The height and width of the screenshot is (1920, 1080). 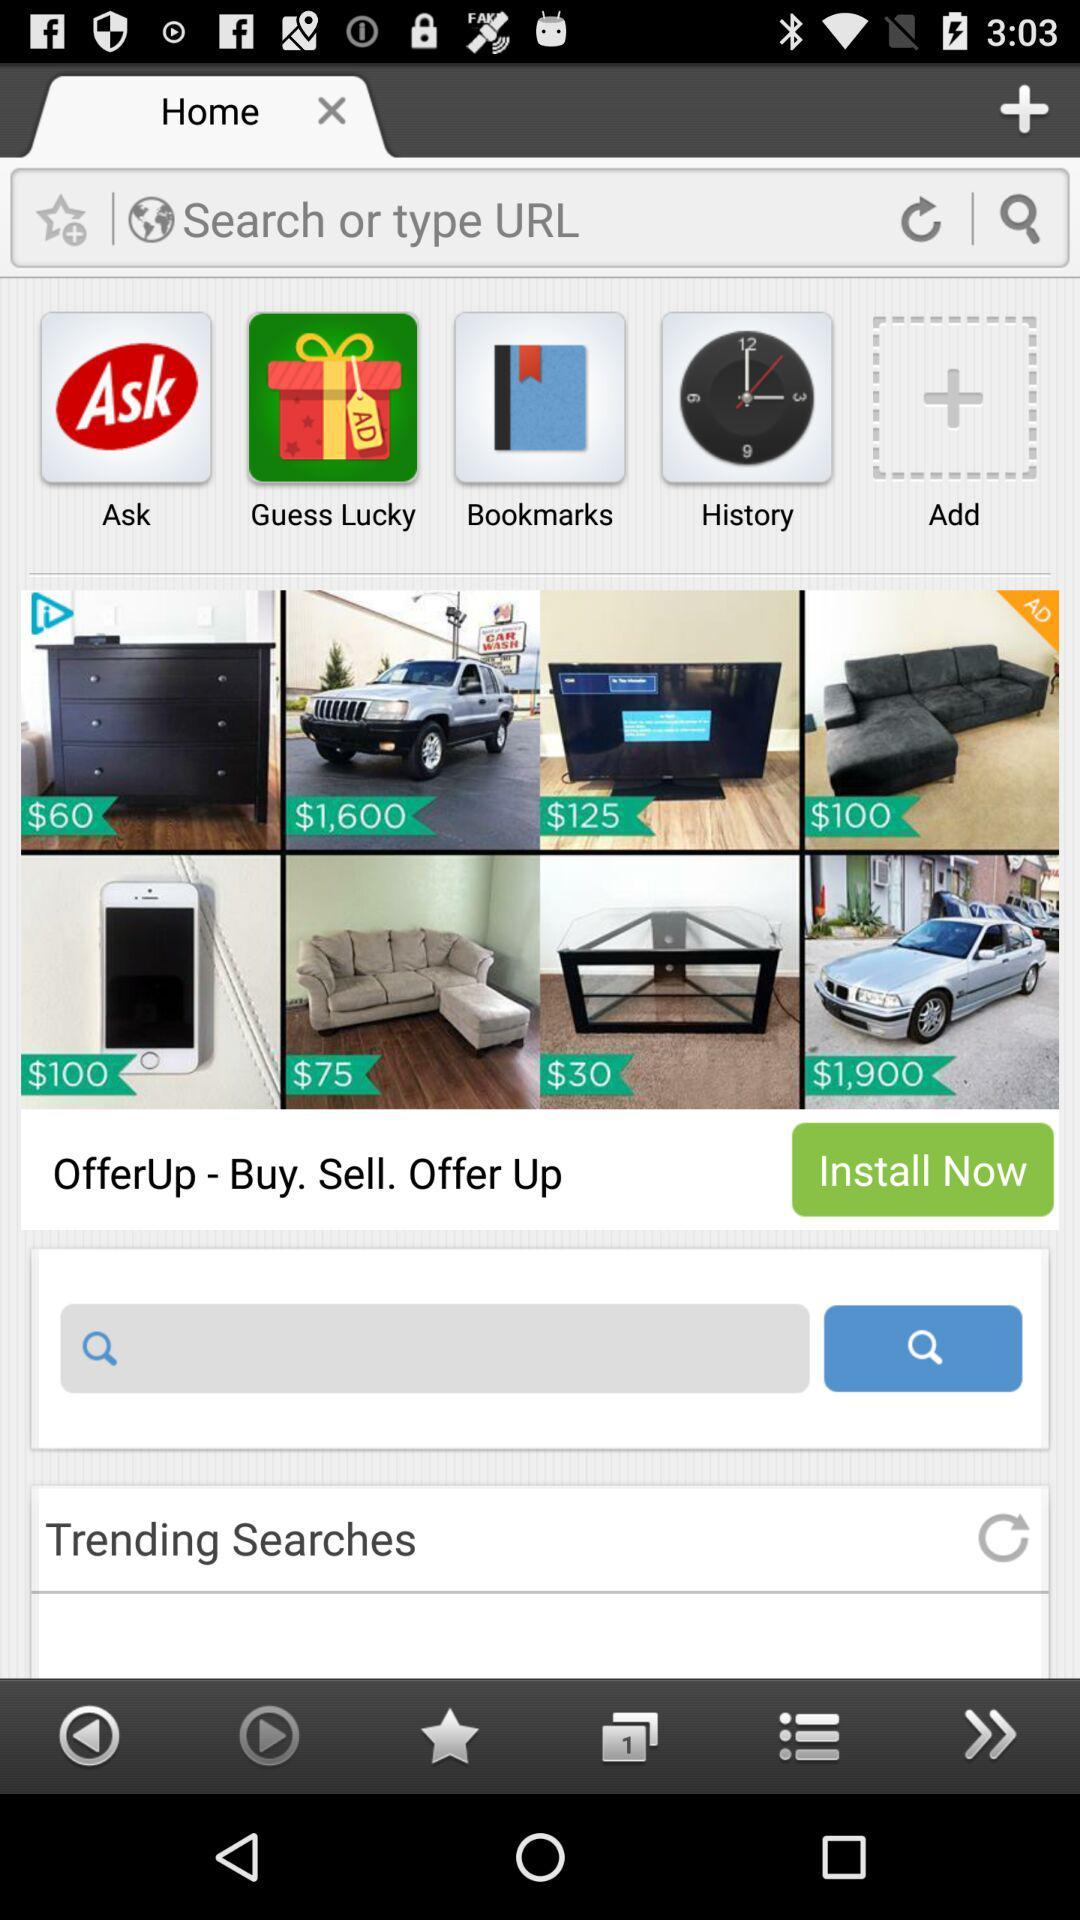 What do you see at coordinates (922, 1443) in the screenshot?
I see `the search icon` at bounding box center [922, 1443].